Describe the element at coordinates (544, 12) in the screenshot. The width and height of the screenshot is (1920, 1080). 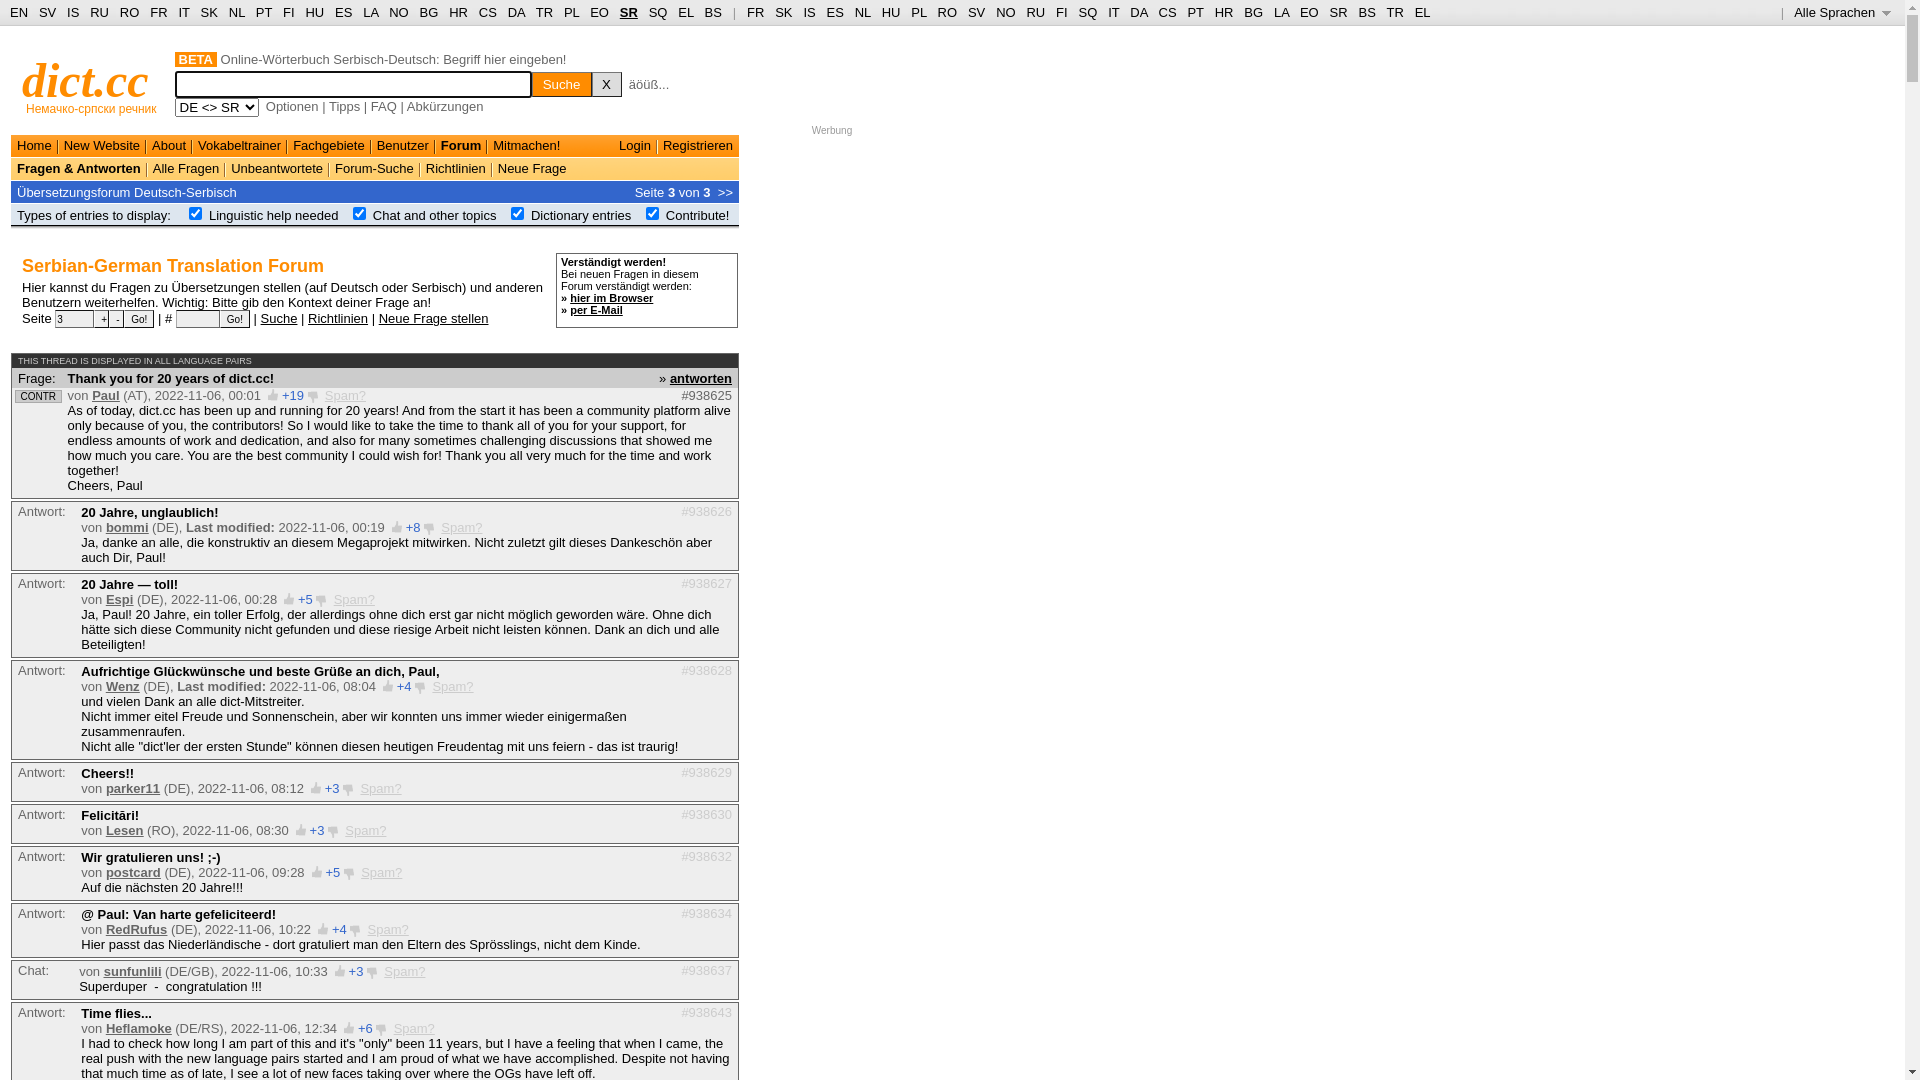
I see `'TR'` at that location.